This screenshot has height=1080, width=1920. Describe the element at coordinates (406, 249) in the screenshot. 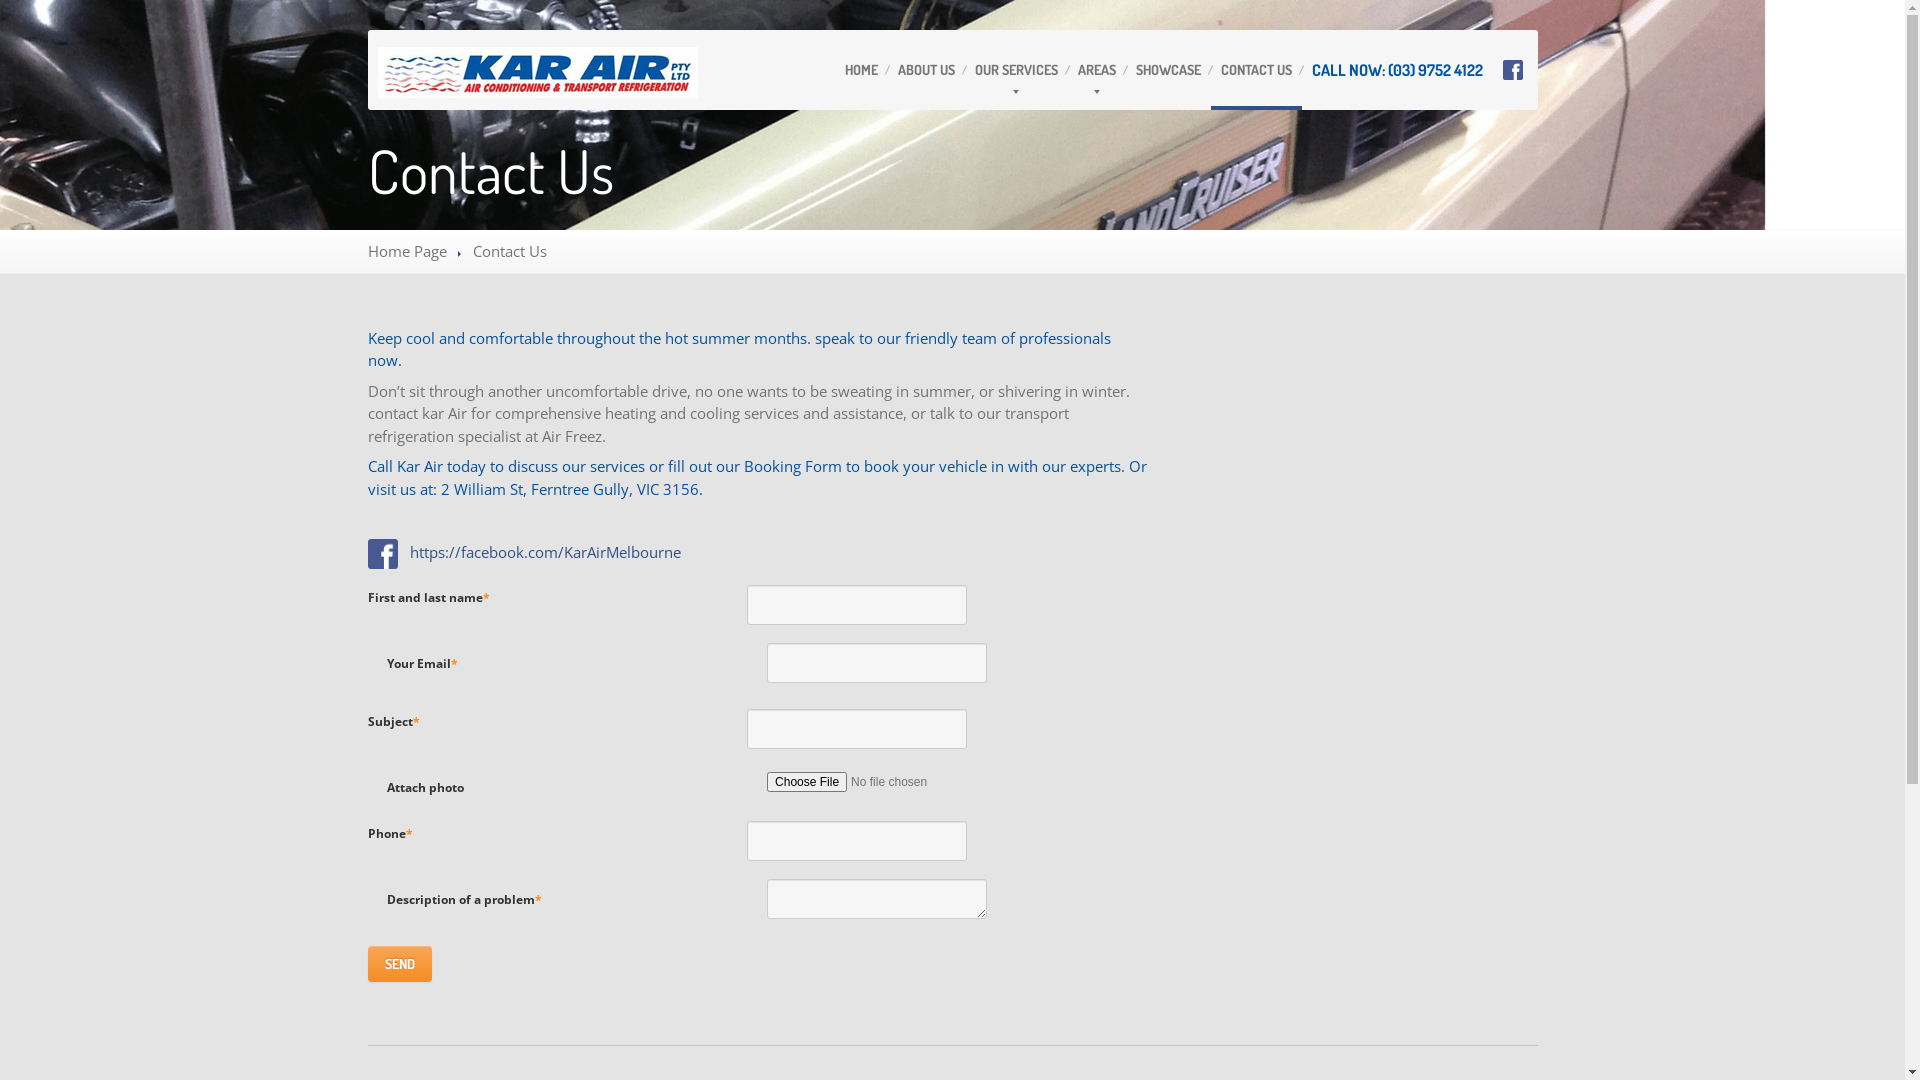

I see `'Home Page'` at that location.